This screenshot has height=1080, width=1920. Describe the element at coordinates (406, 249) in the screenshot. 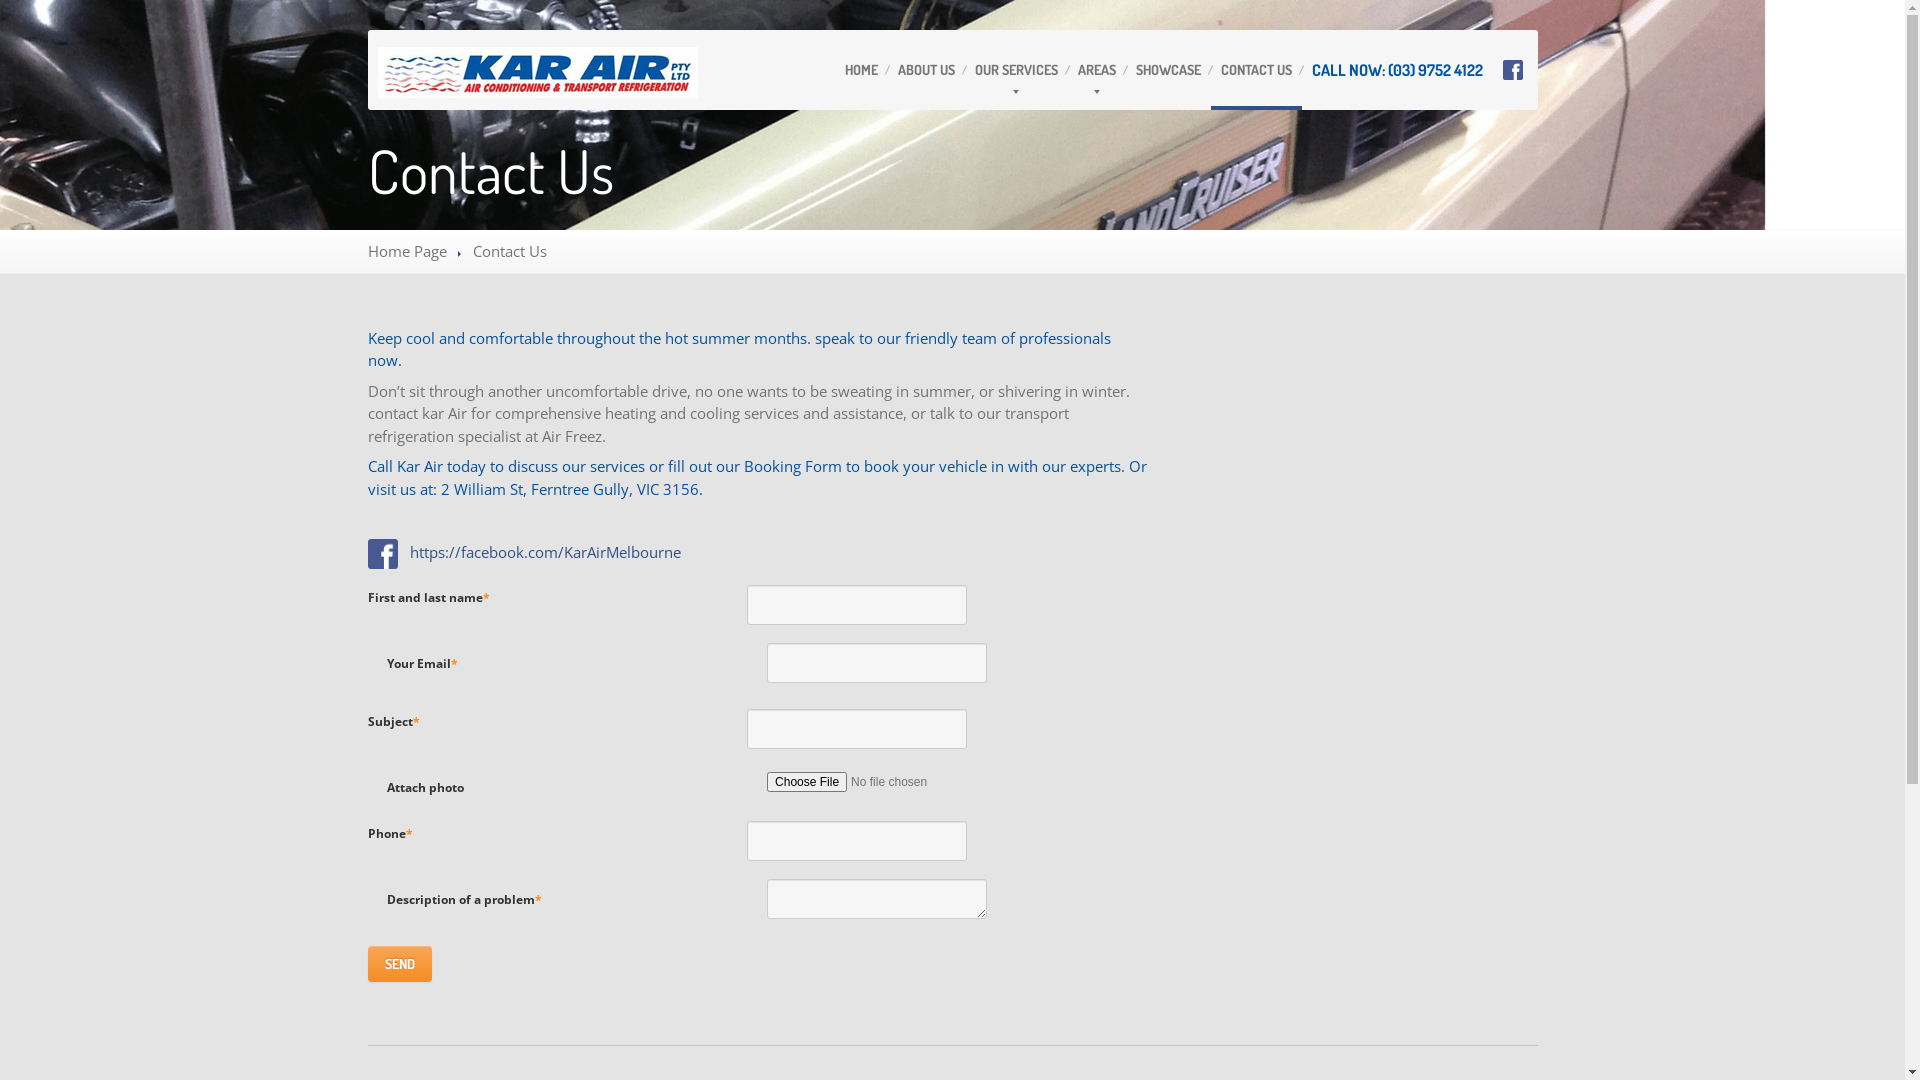

I see `'Home Page'` at that location.